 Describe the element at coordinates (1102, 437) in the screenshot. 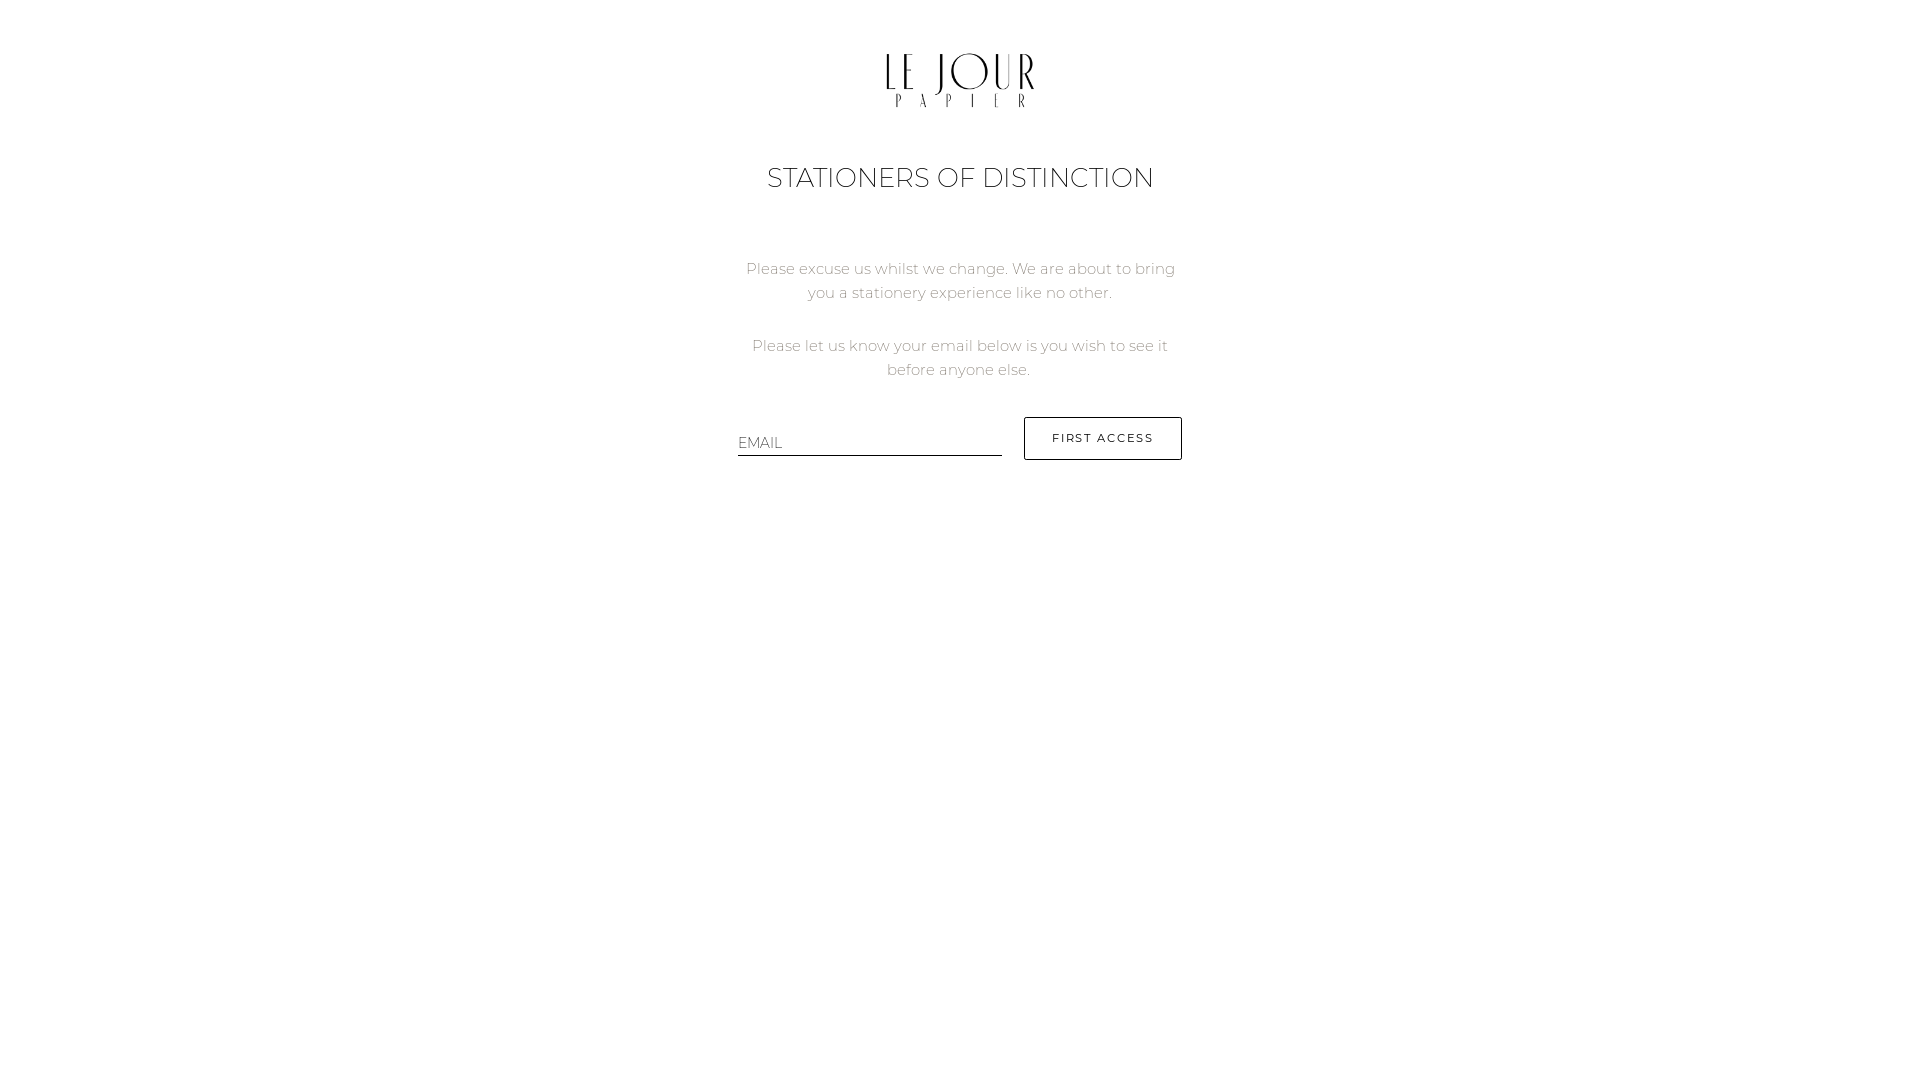

I see `'FIRST ACCESS'` at that location.